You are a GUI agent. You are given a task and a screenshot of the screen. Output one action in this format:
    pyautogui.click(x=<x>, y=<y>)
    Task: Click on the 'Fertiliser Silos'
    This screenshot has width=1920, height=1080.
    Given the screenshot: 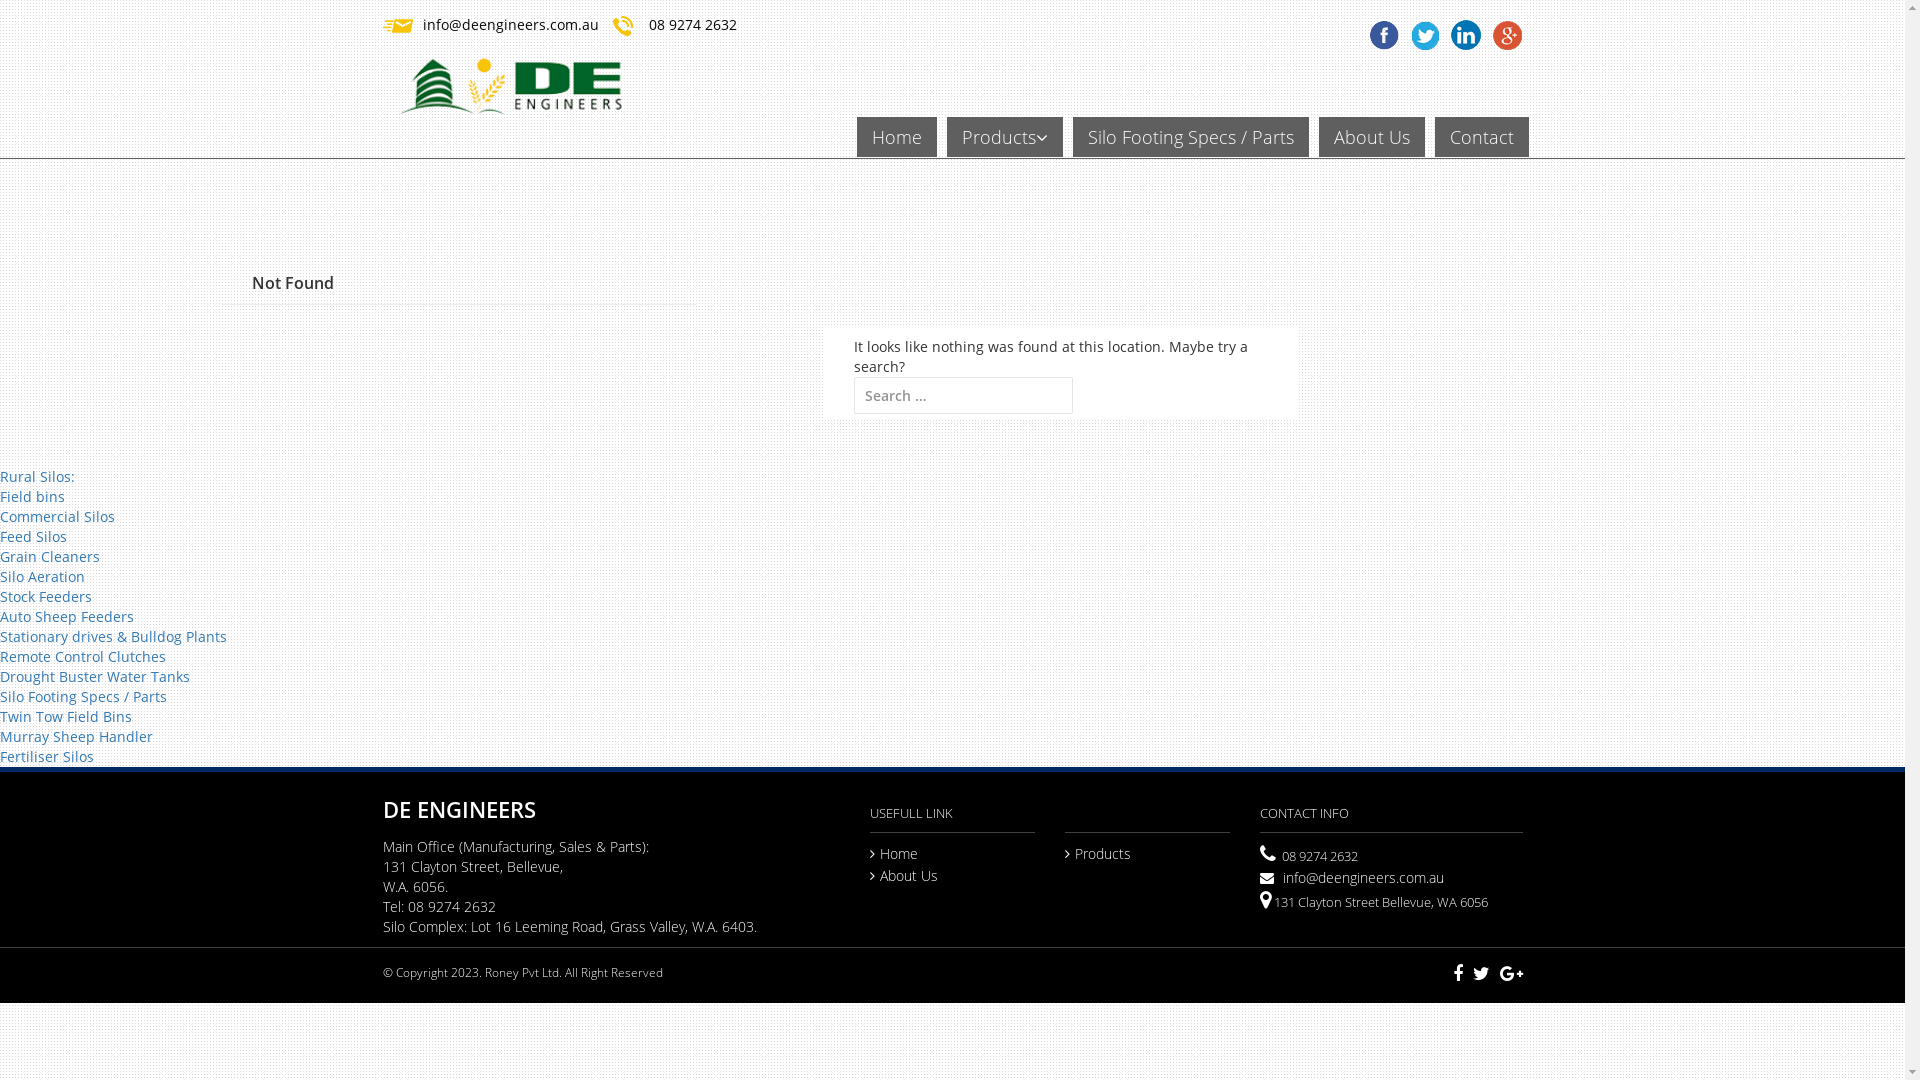 What is the action you would take?
    pyautogui.click(x=0, y=756)
    